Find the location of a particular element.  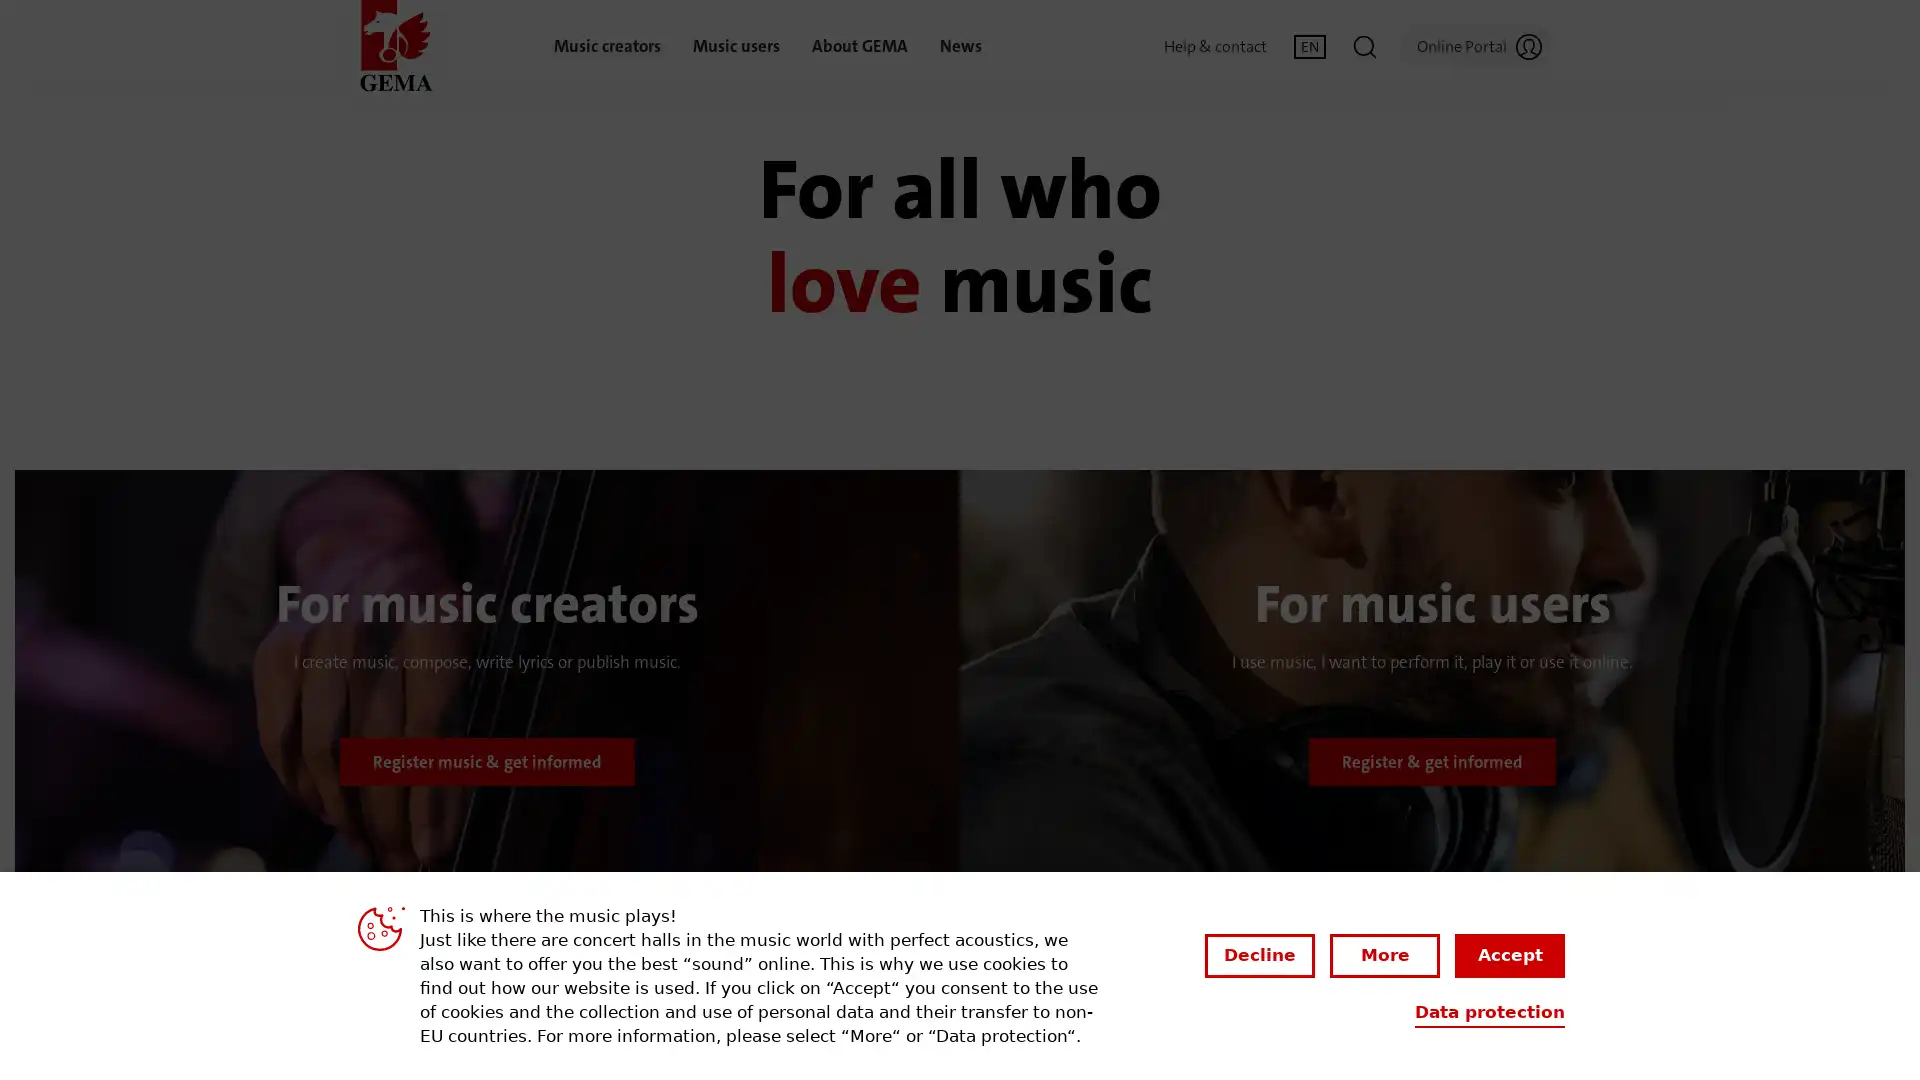

Help is located at coordinates (1809, 1018).